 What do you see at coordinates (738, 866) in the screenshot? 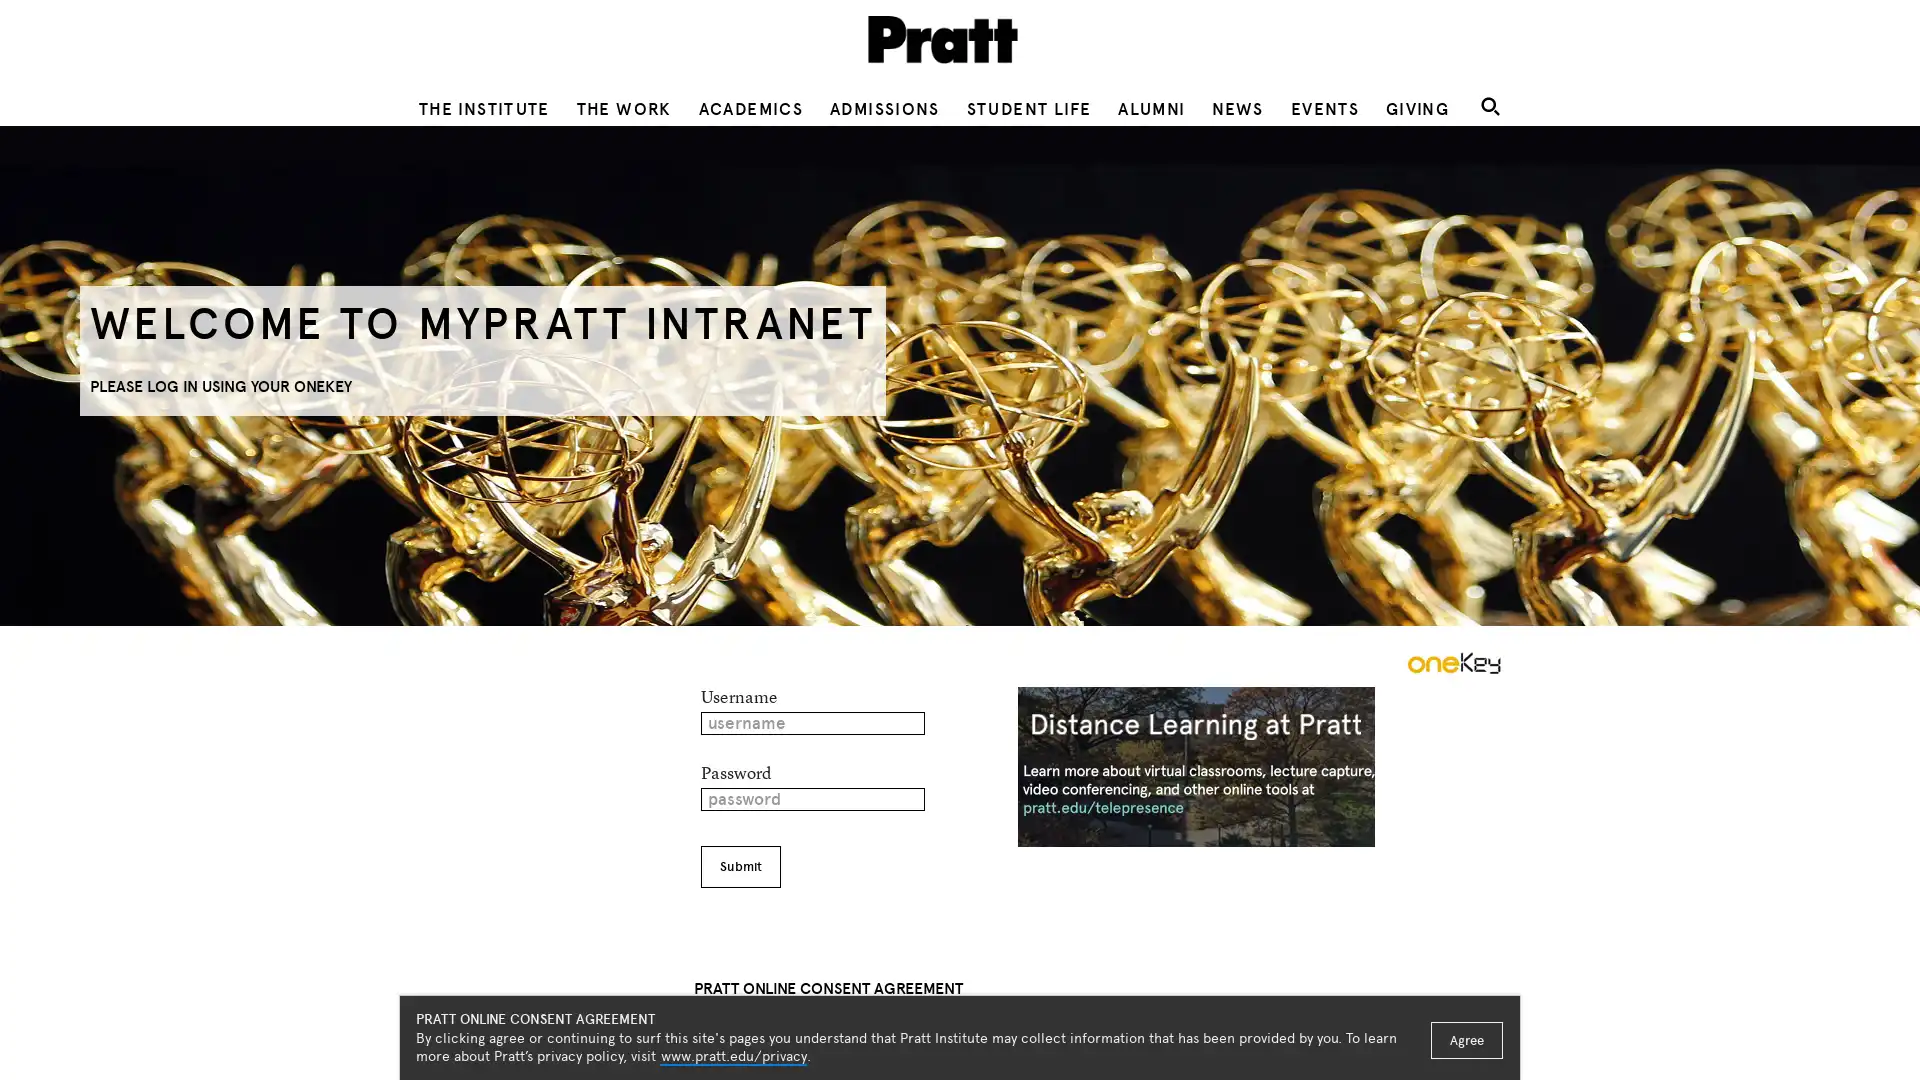
I see `Submit` at bounding box center [738, 866].